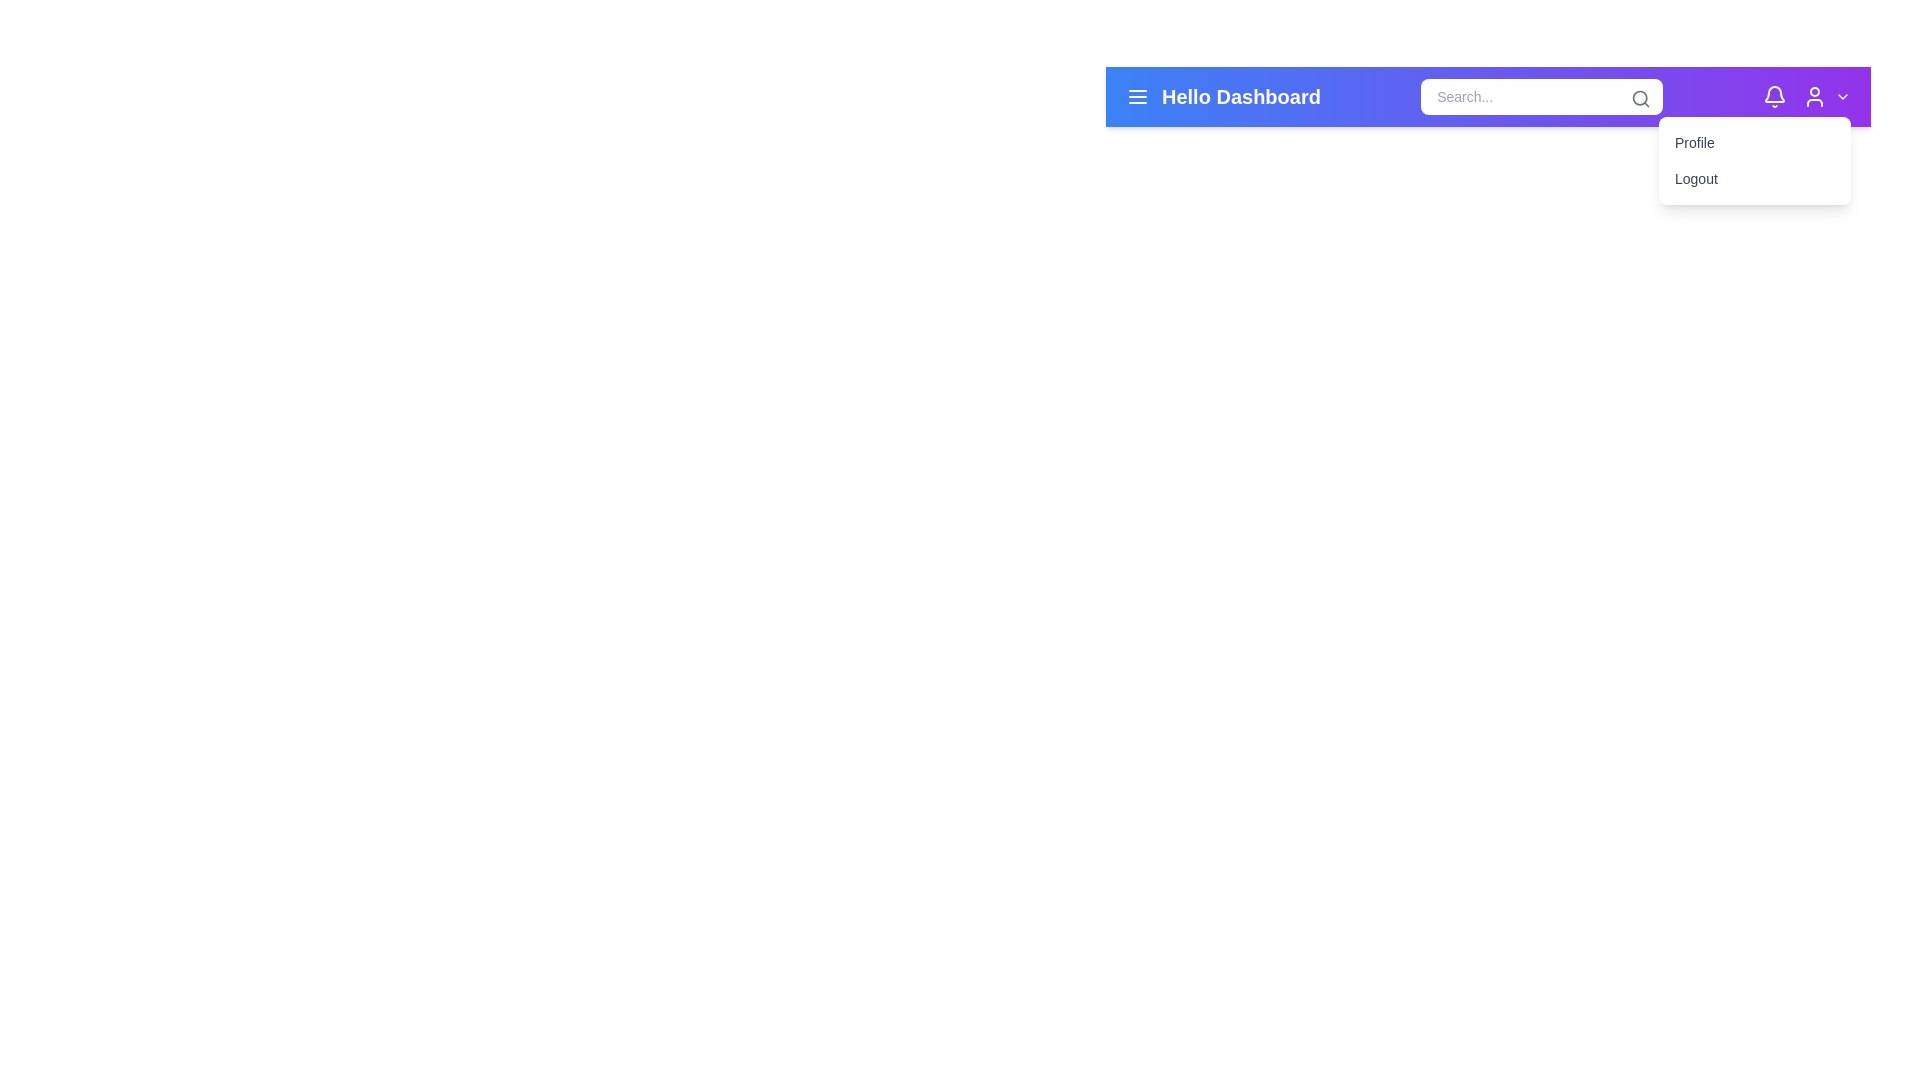  What do you see at coordinates (1695, 177) in the screenshot?
I see `the 'Logout' text button located in the dropdown menu beneath the 'Profile' item to log out` at bounding box center [1695, 177].